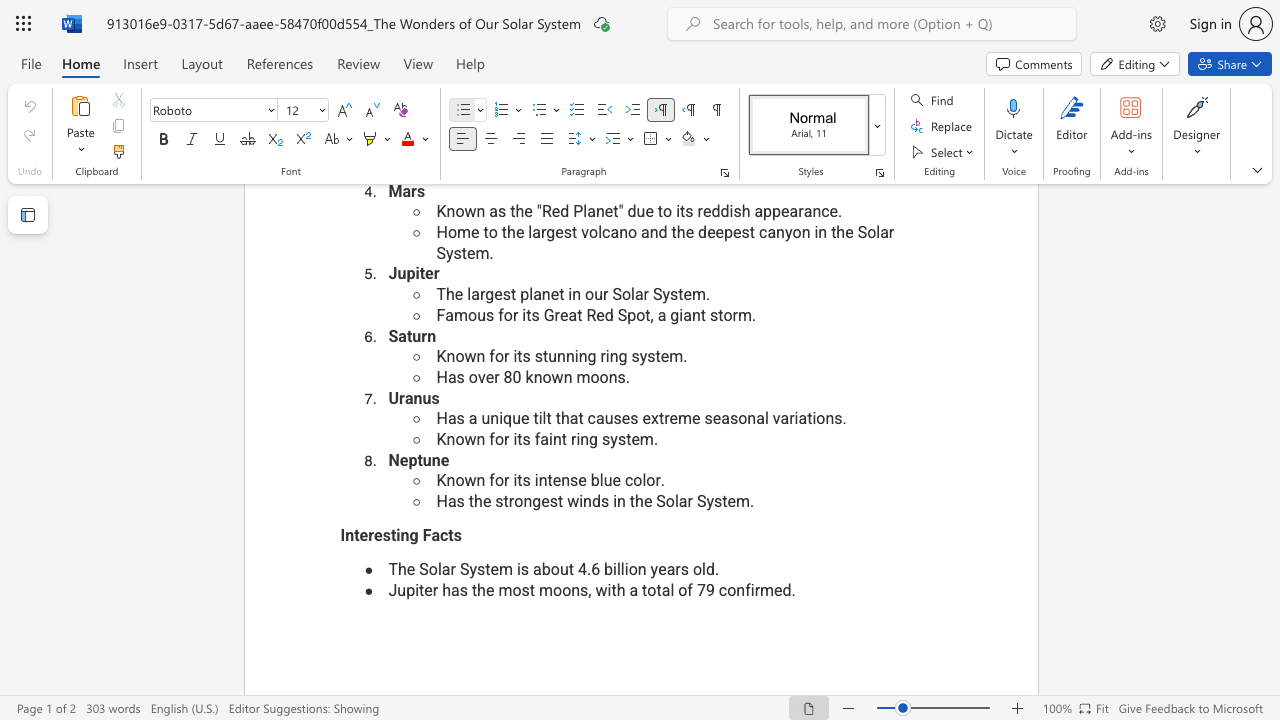  What do you see at coordinates (545, 500) in the screenshot?
I see `the 2th character "e" in the text` at bounding box center [545, 500].